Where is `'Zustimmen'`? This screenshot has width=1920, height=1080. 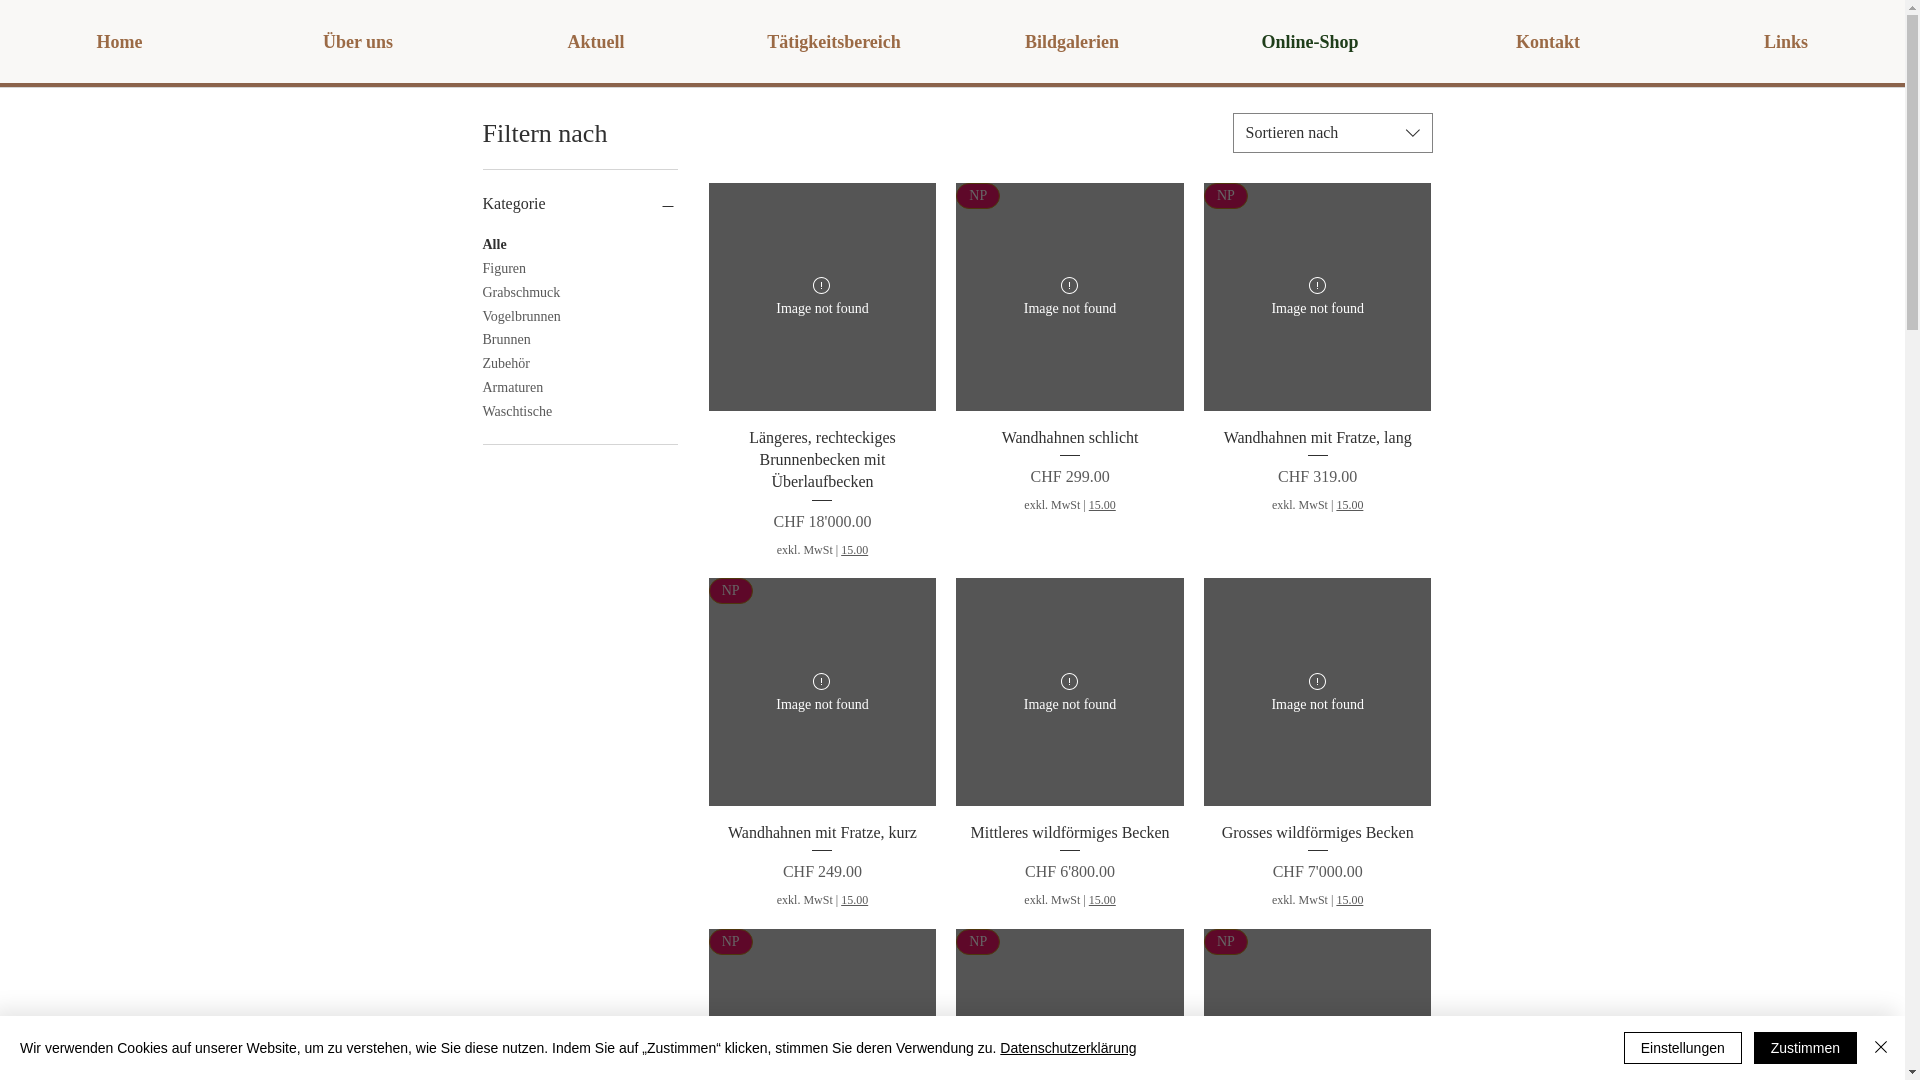
'Zustimmen' is located at coordinates (1805, 1047).